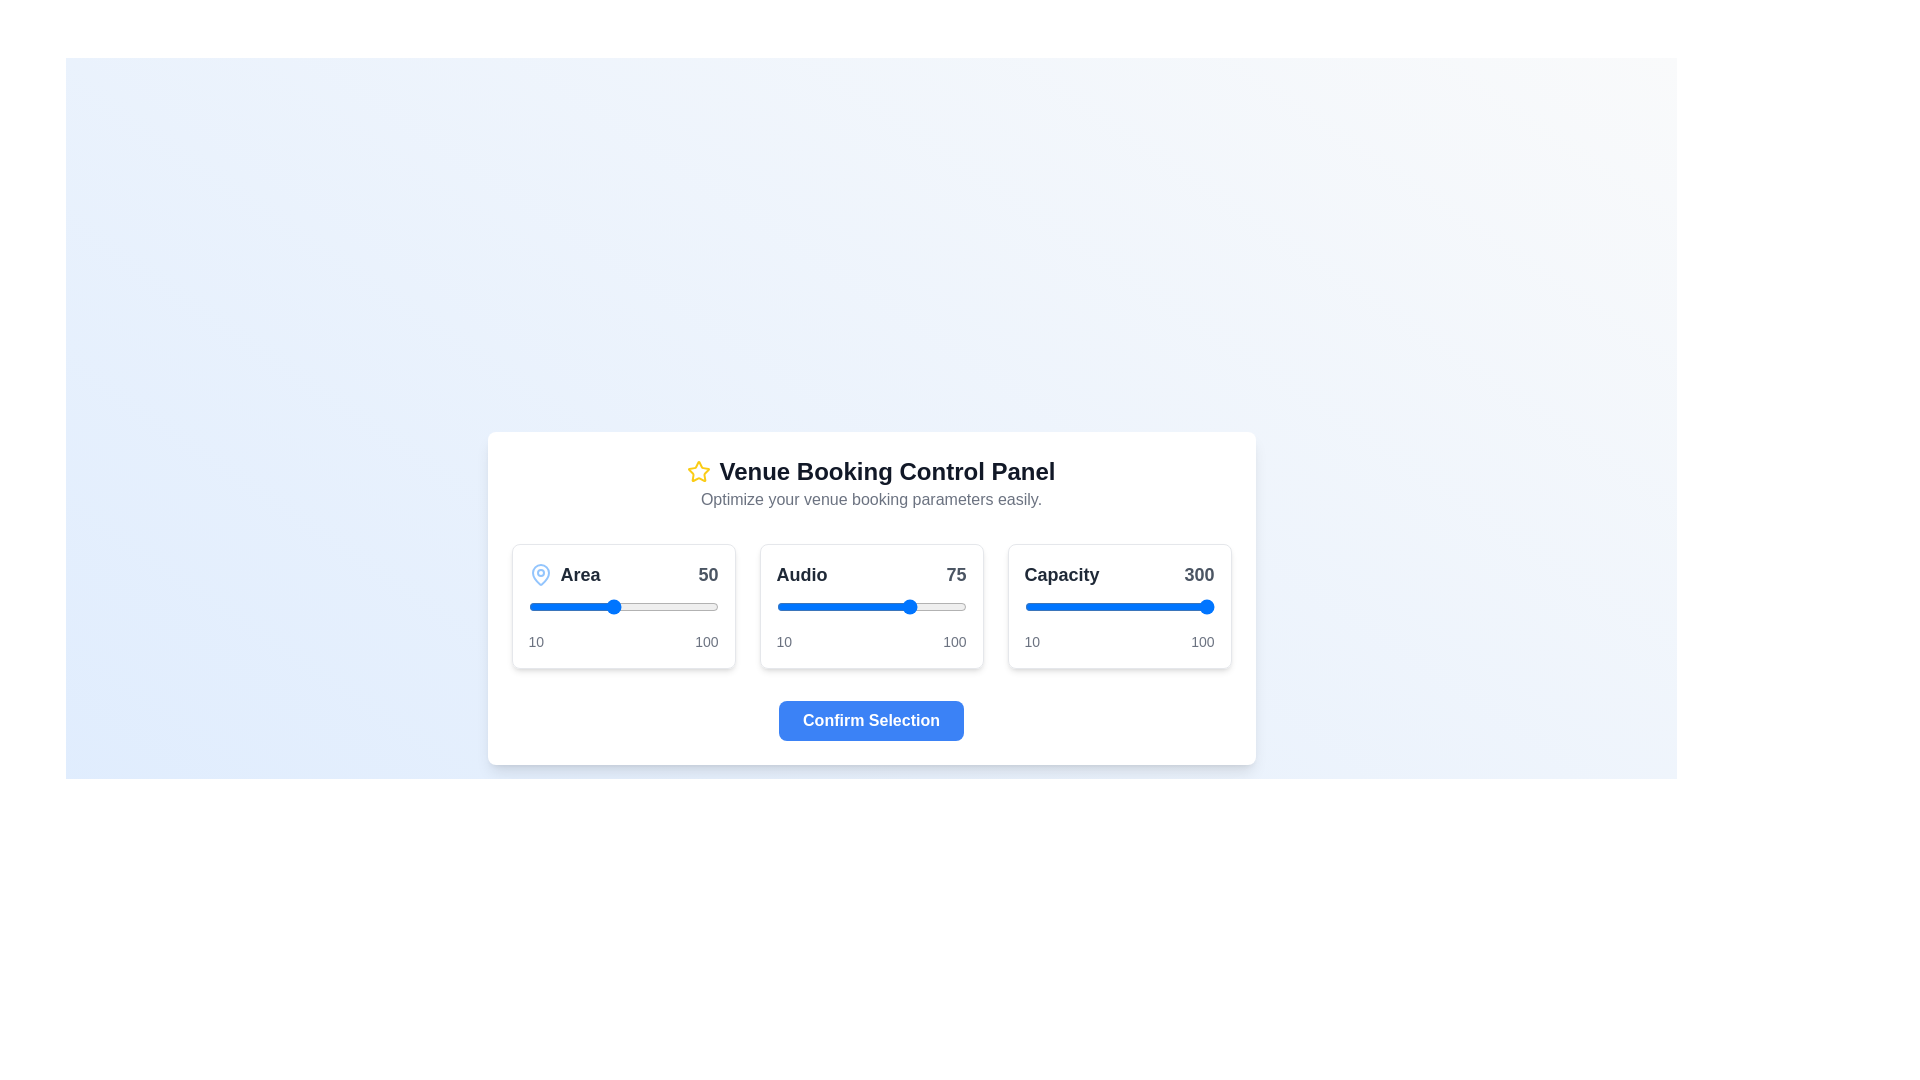  Describe the element at coordinates (796, 605) in the screenshot. I see `the audio level` at that location.